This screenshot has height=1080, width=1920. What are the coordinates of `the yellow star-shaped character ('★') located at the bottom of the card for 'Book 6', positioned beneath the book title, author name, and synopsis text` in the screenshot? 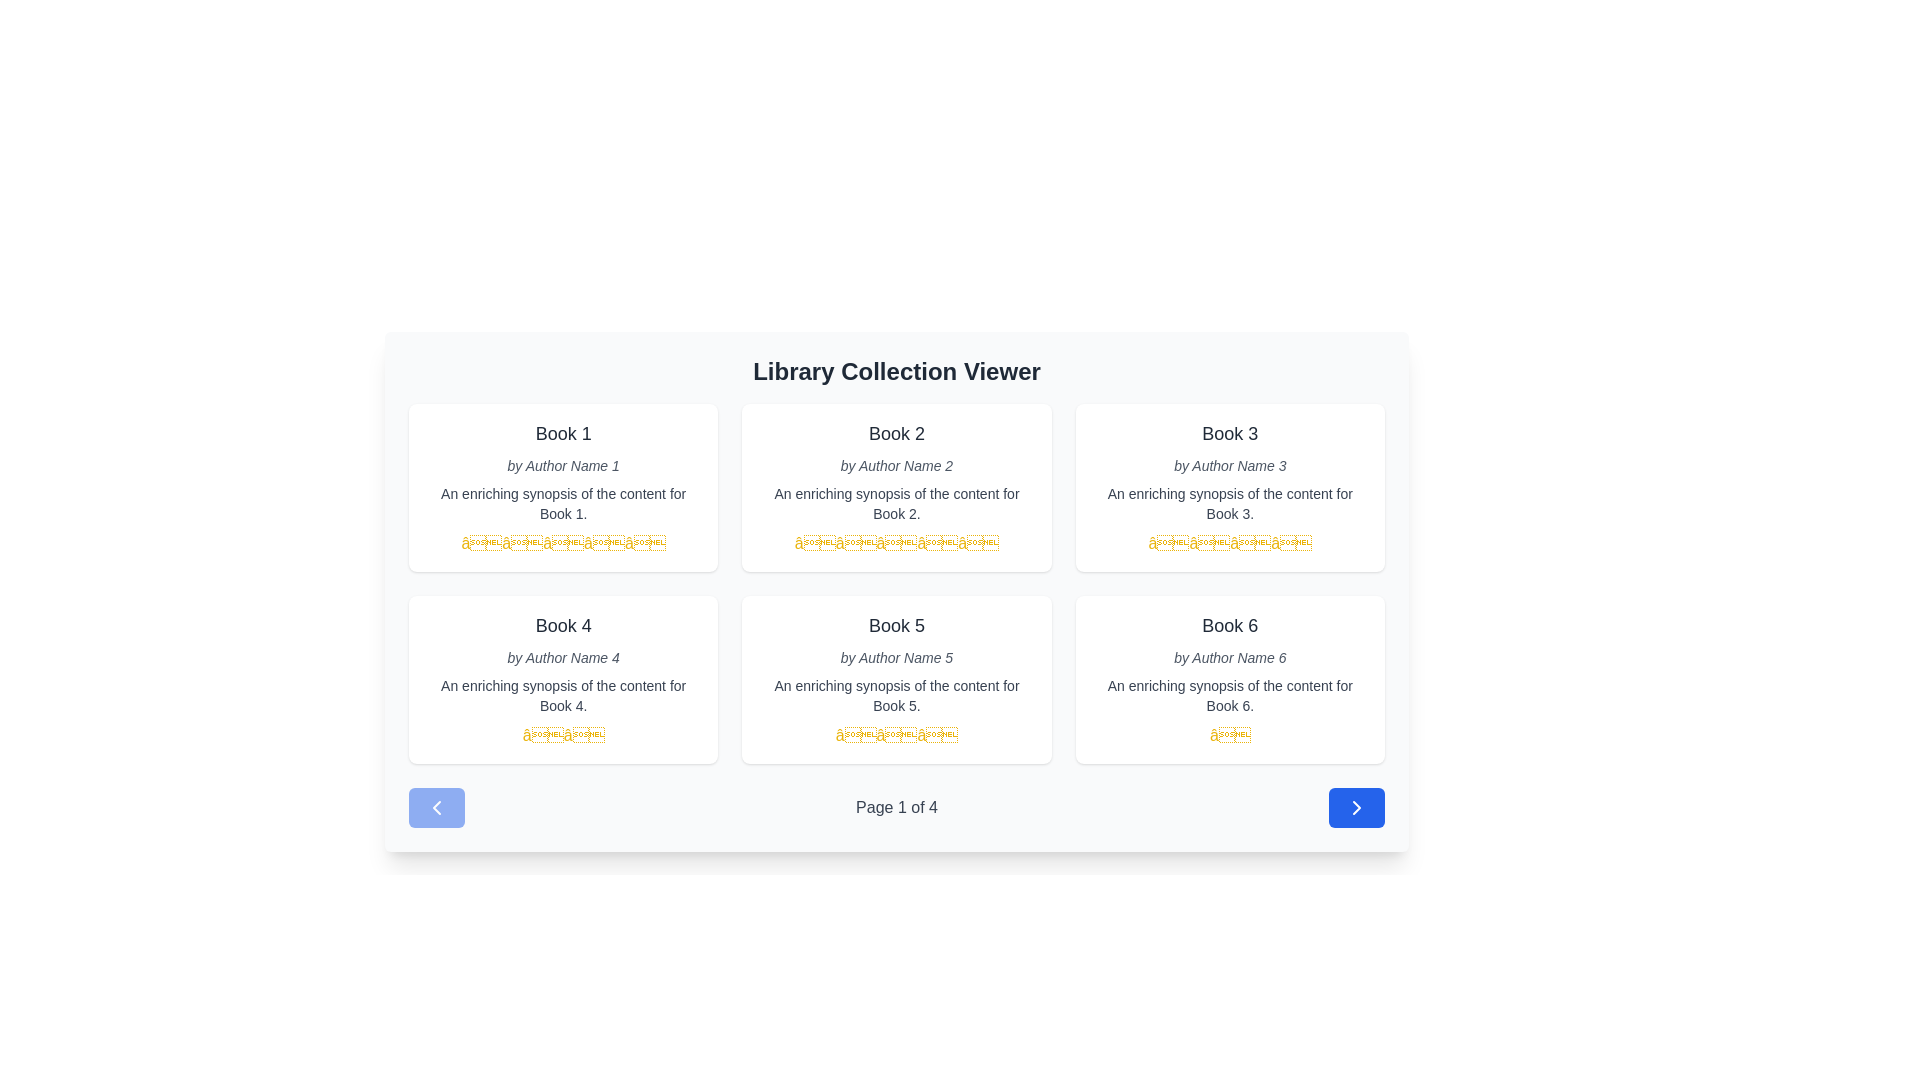 It's located at (1229, 736).